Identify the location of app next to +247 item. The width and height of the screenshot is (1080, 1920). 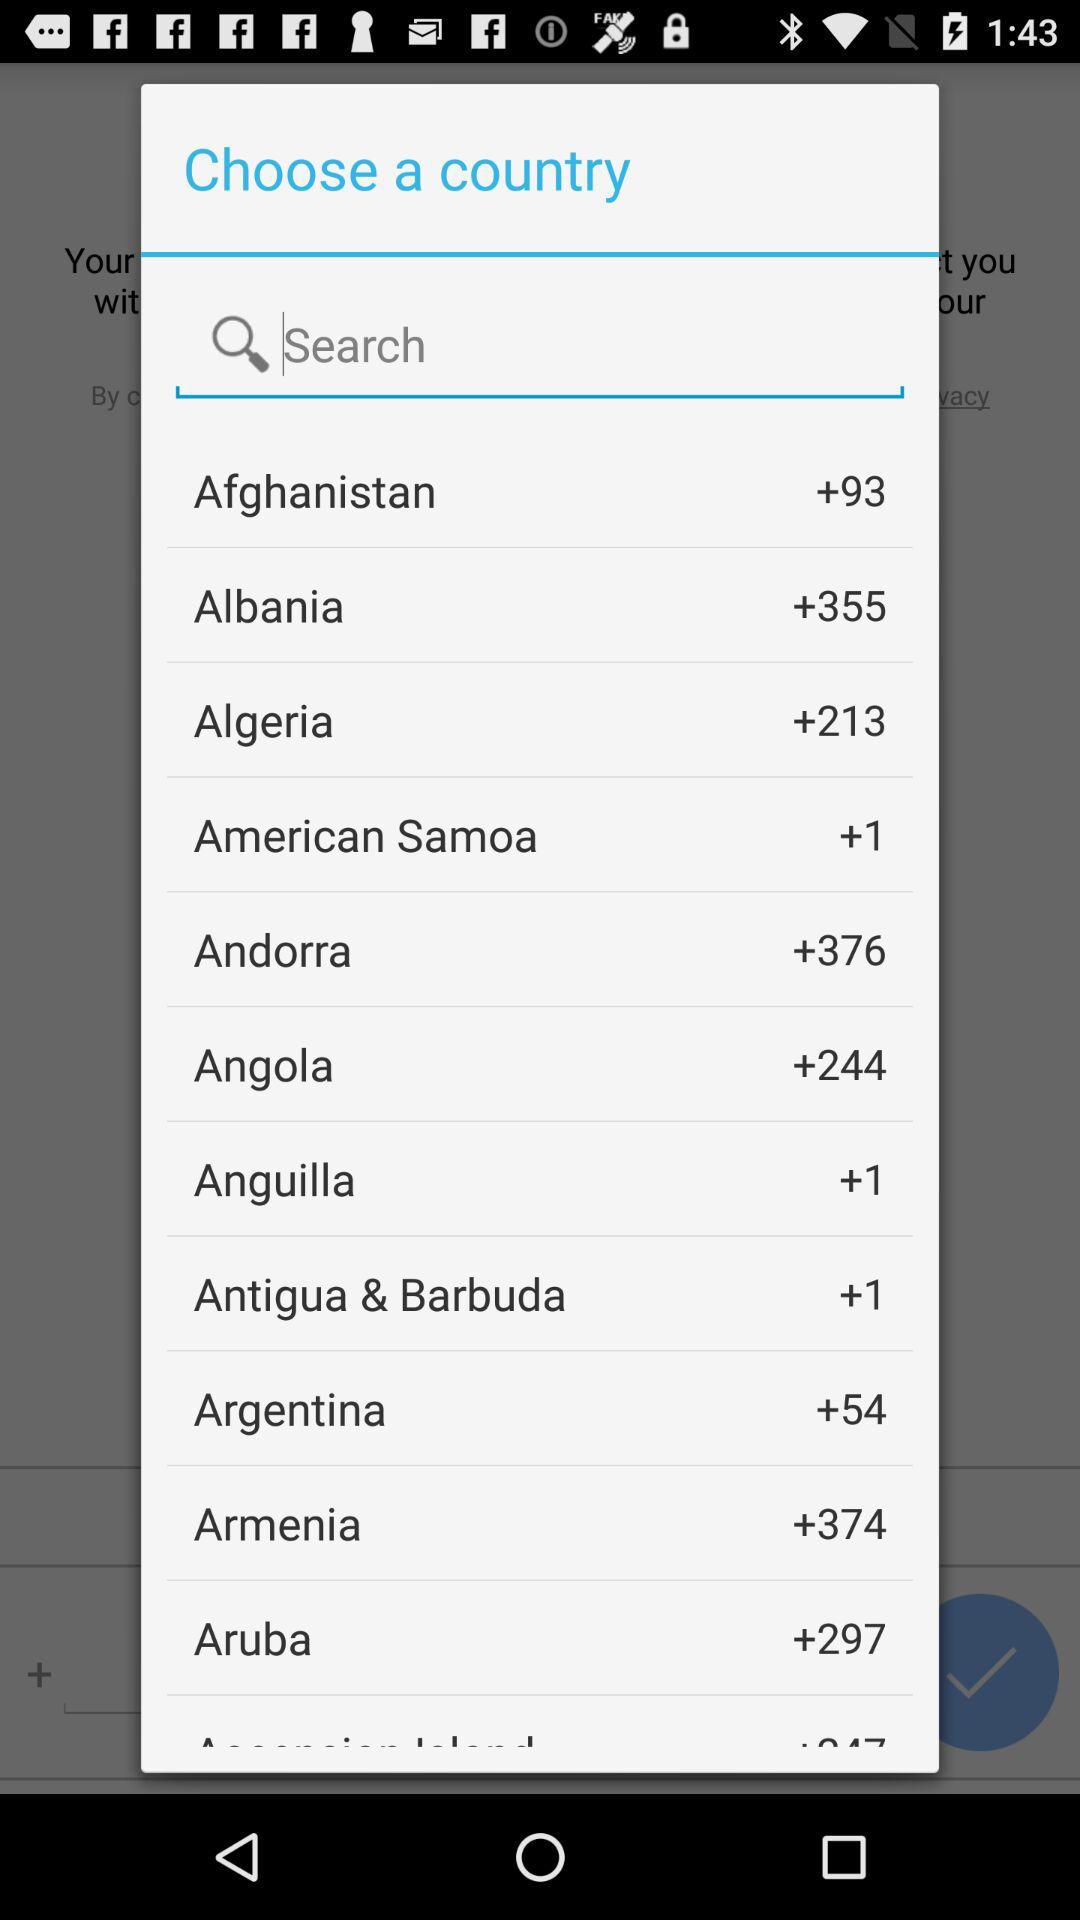
(364, 1733).